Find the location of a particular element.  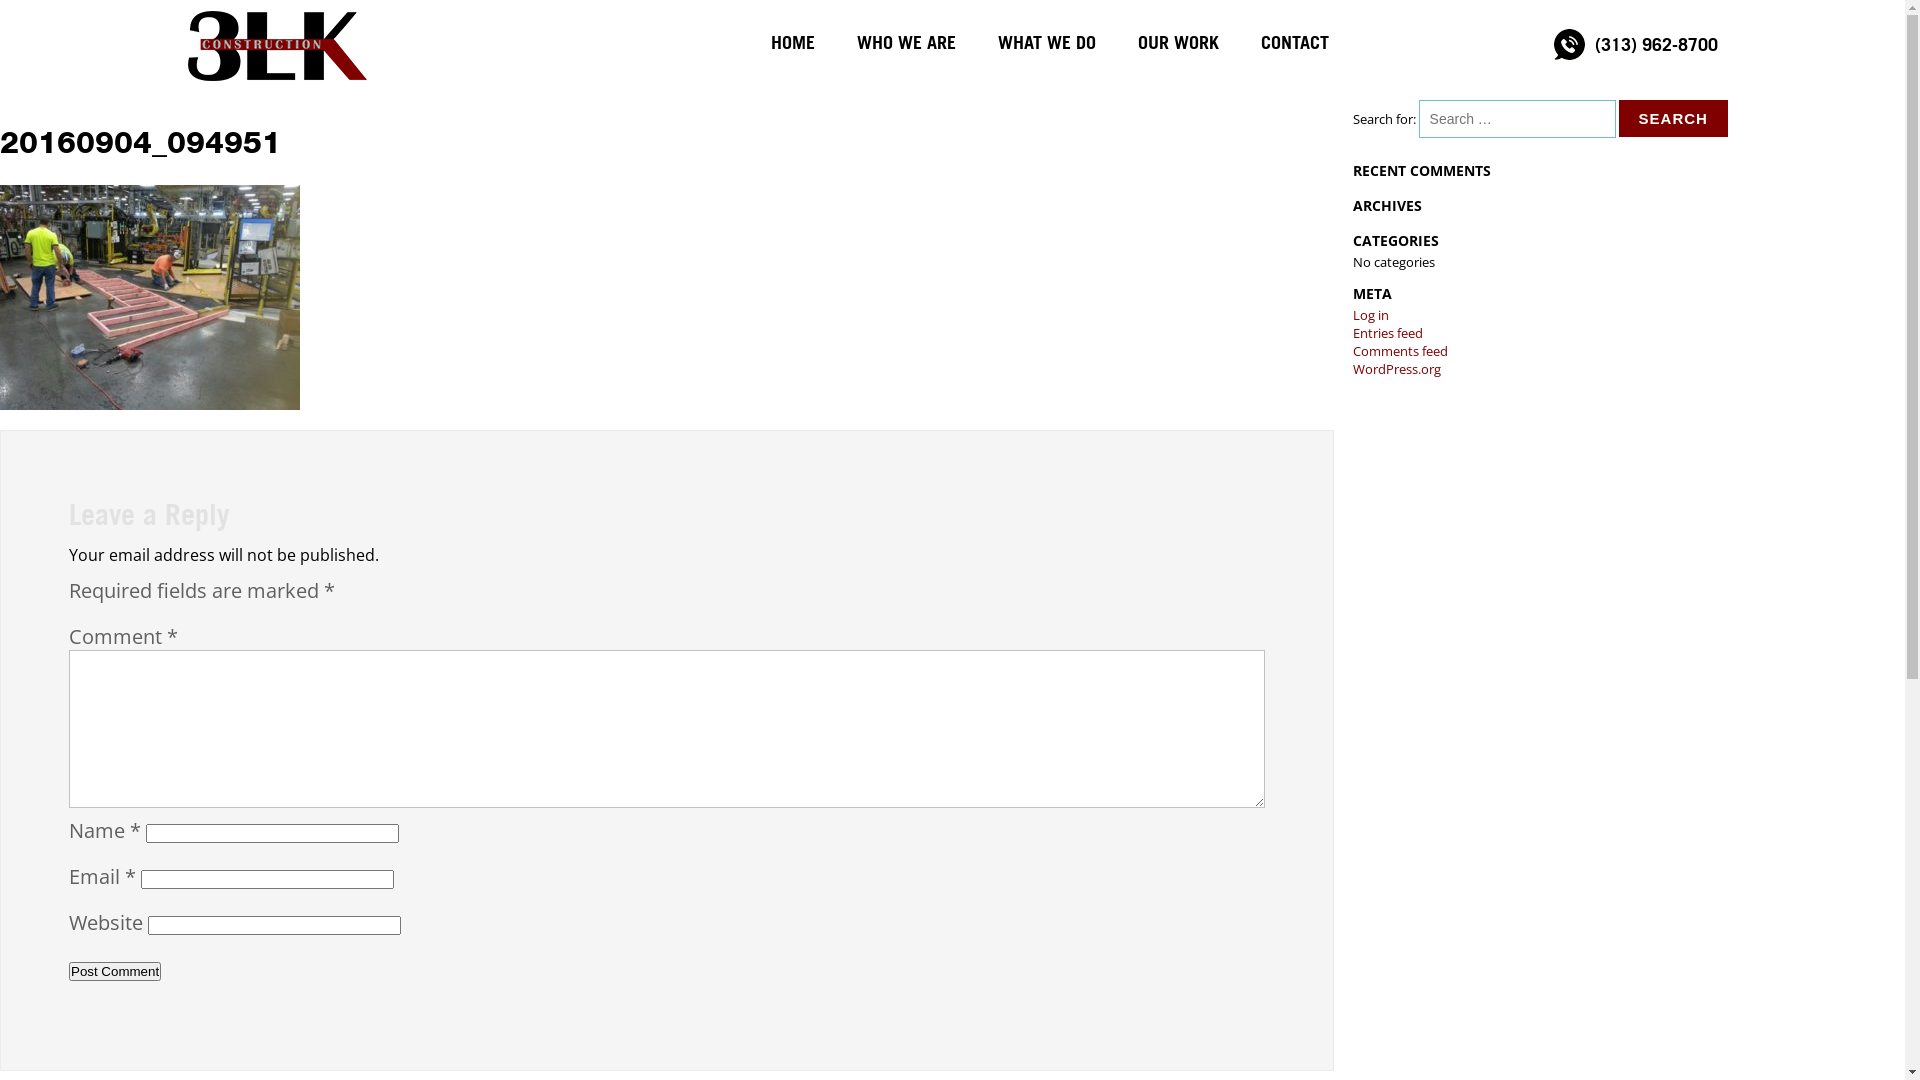

'WHAT WE DO' is located at coordinates (1045, 42).